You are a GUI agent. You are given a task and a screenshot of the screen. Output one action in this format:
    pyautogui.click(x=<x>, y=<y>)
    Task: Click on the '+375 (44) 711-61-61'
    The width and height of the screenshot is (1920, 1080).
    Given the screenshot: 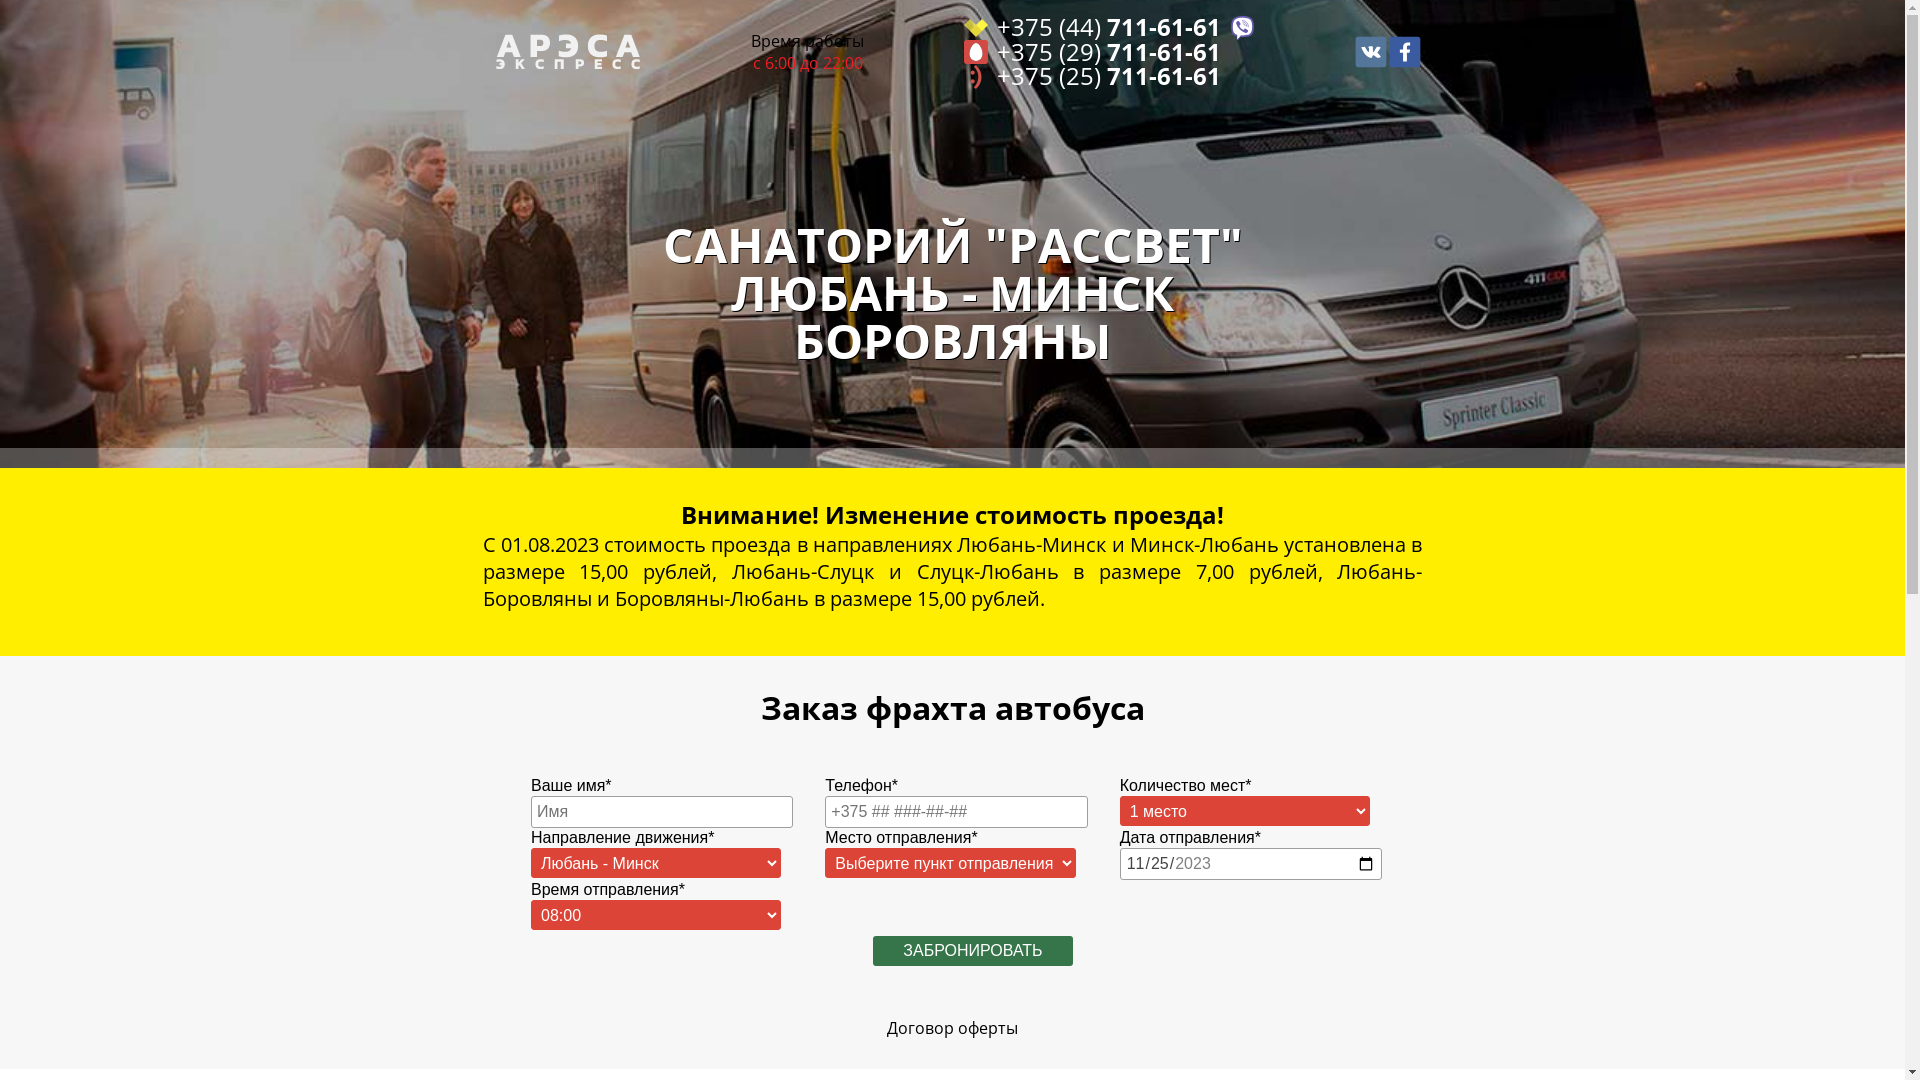 What is the action you would take?
    pyautogui.click(x=1108, y=27)
    